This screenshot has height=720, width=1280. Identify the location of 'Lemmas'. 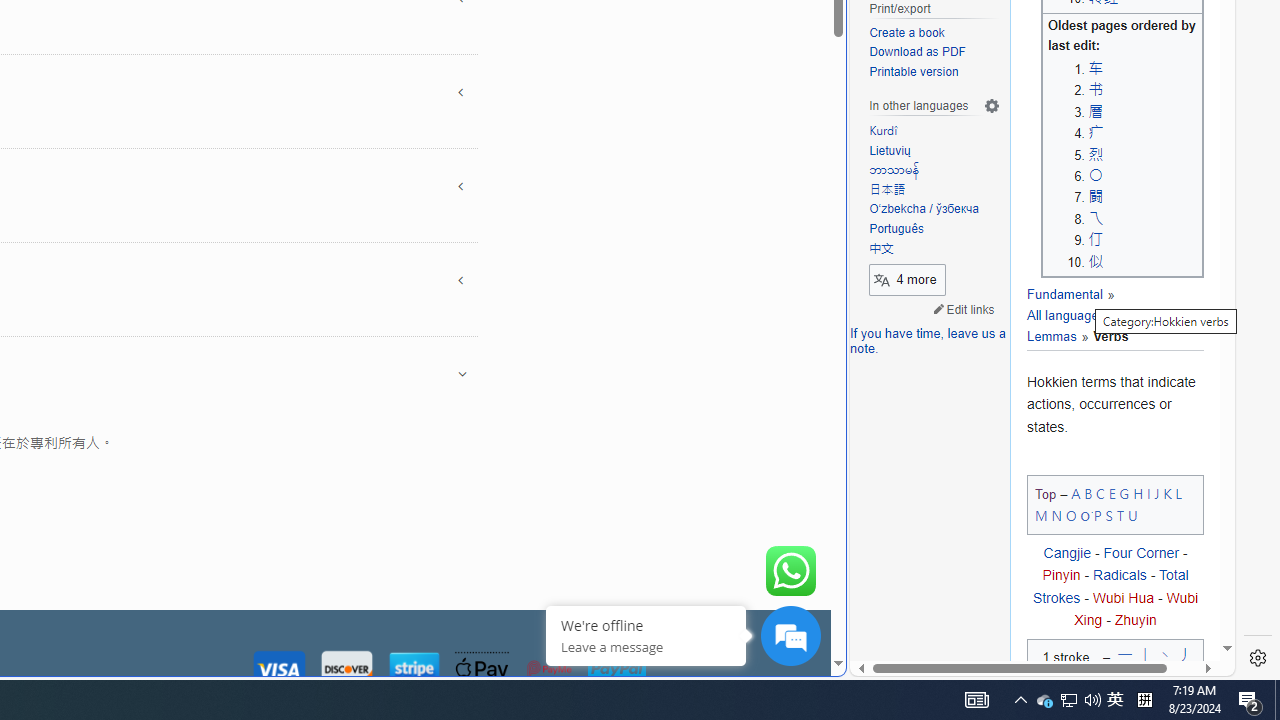
(1103, 325).